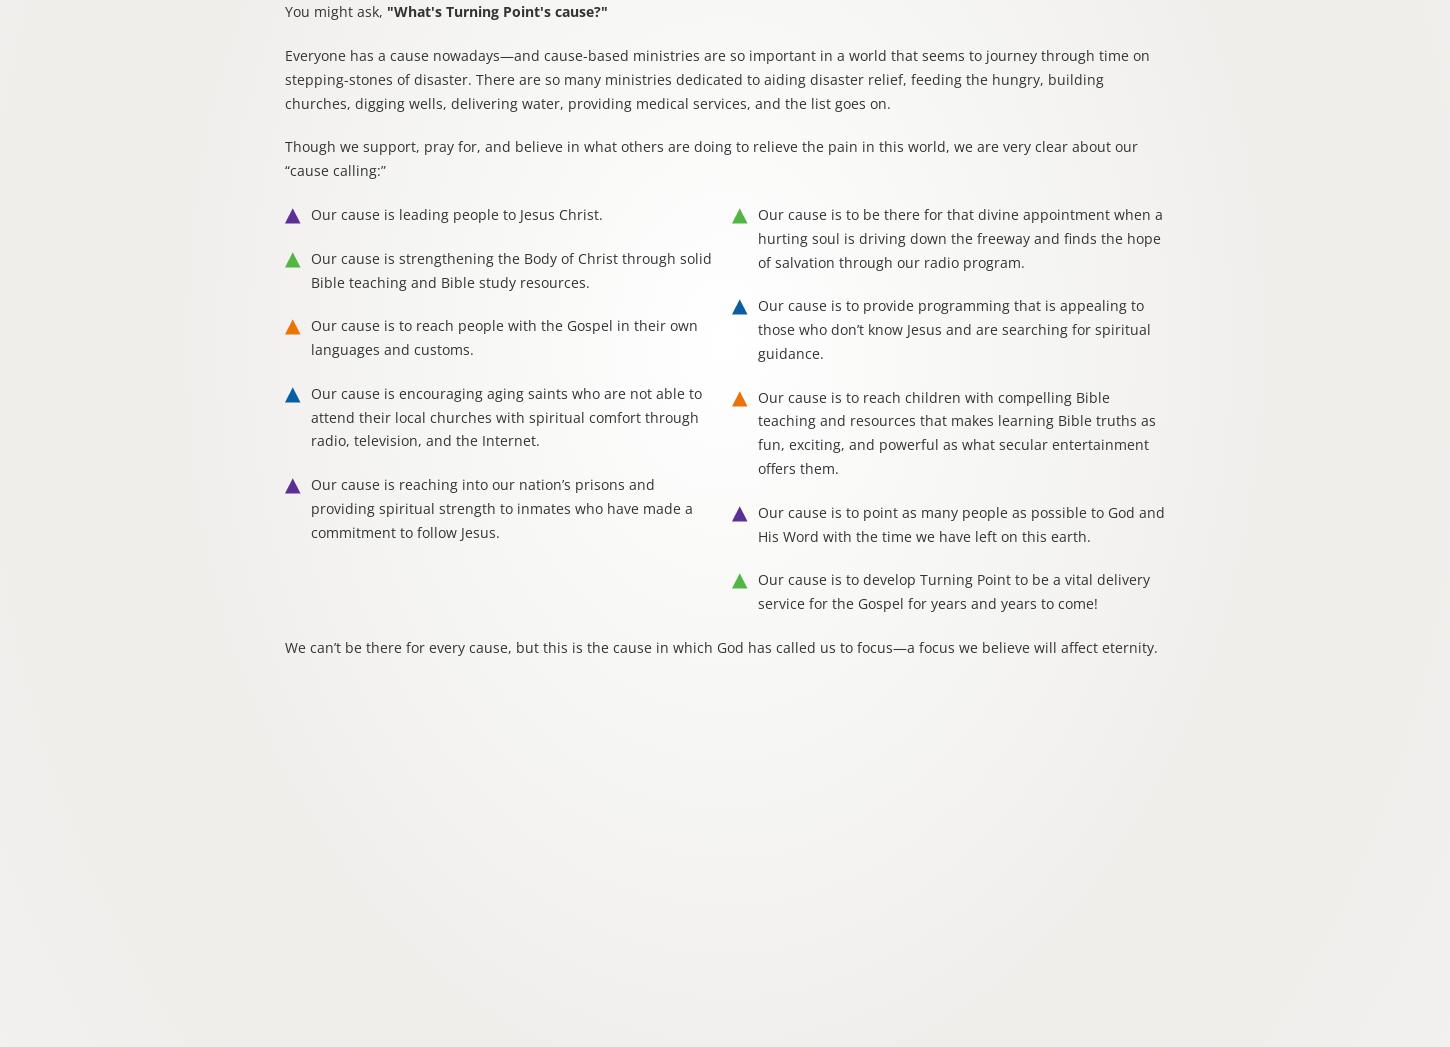 This screenshot has height=1047, width=1450. Describe the element at coordinates (959, 236) in the screenshot. I see `'Our cause is to be there for that divine appointment when a hurting soul is driving down the freeway and finds the hope of salvation through our radio program.'` at that location.